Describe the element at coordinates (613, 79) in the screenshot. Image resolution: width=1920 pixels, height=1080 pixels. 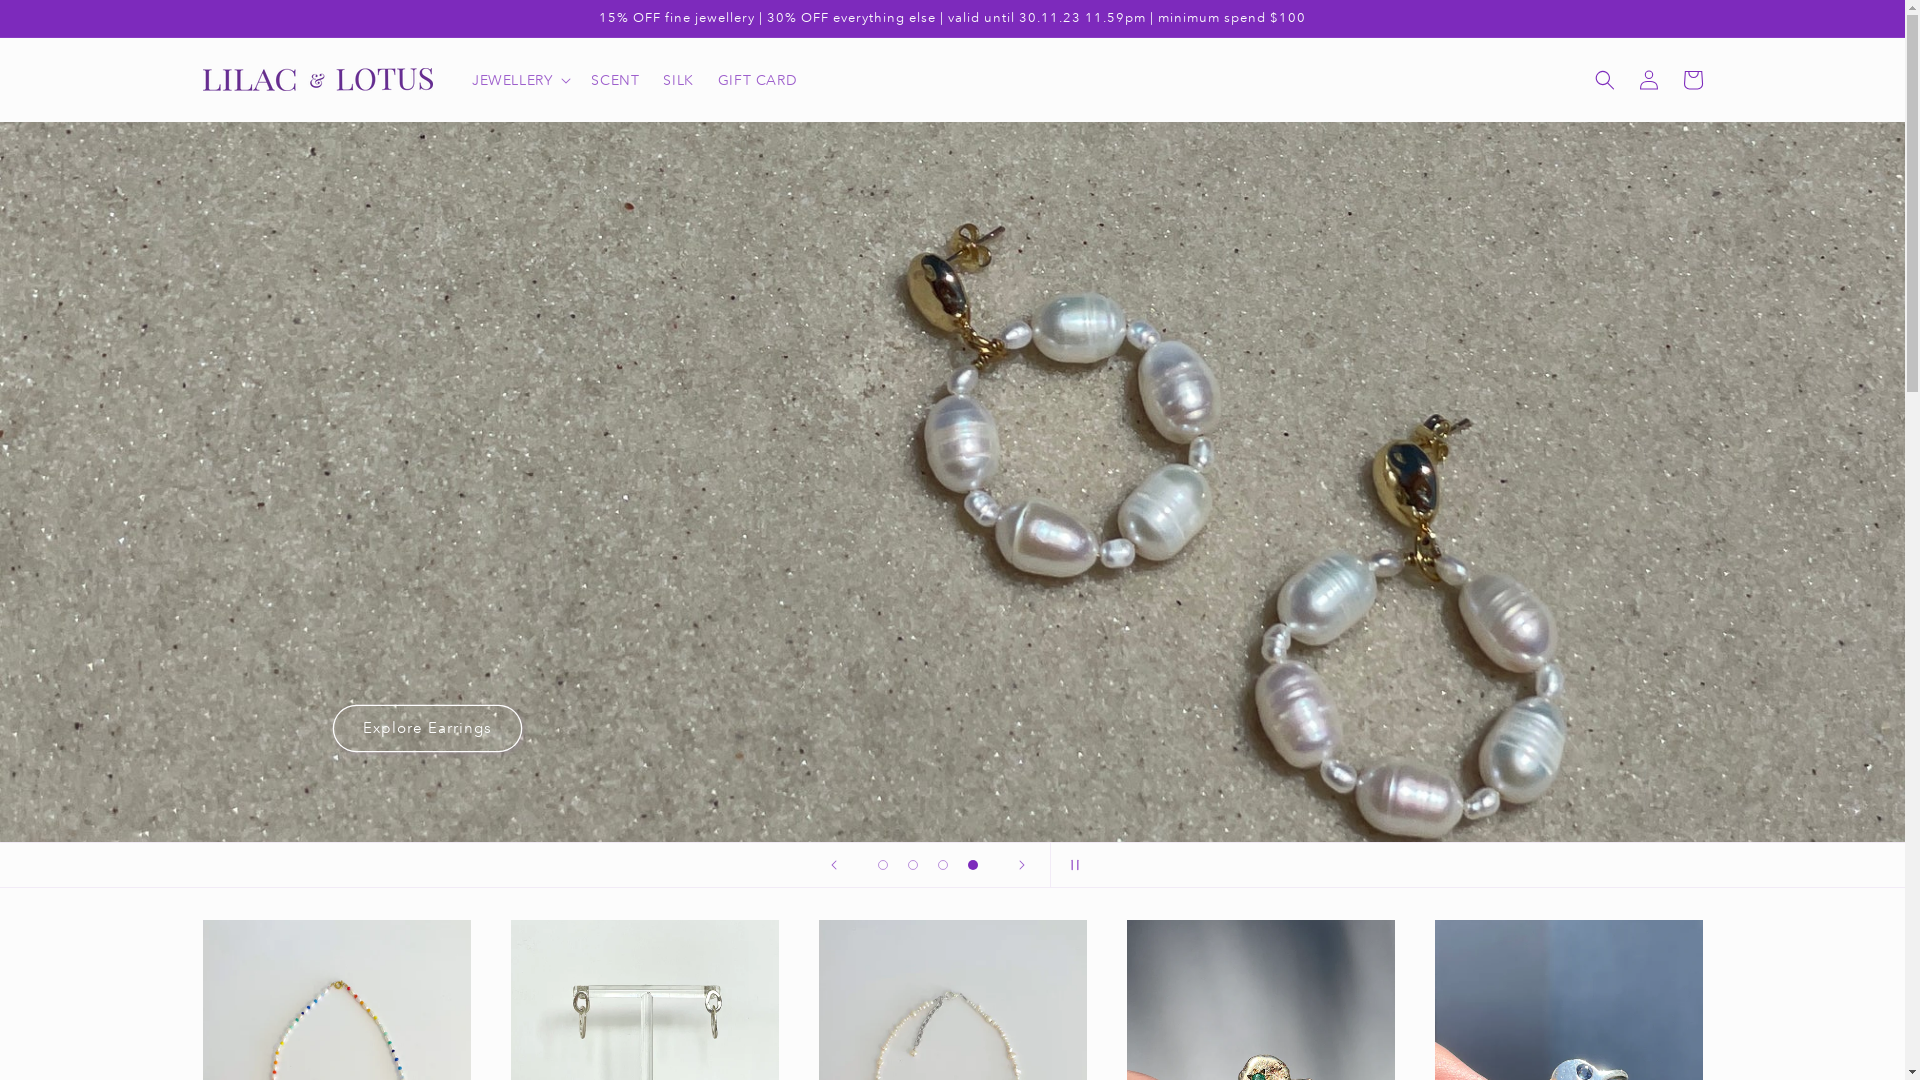
I see `'SCENT'` at that location.